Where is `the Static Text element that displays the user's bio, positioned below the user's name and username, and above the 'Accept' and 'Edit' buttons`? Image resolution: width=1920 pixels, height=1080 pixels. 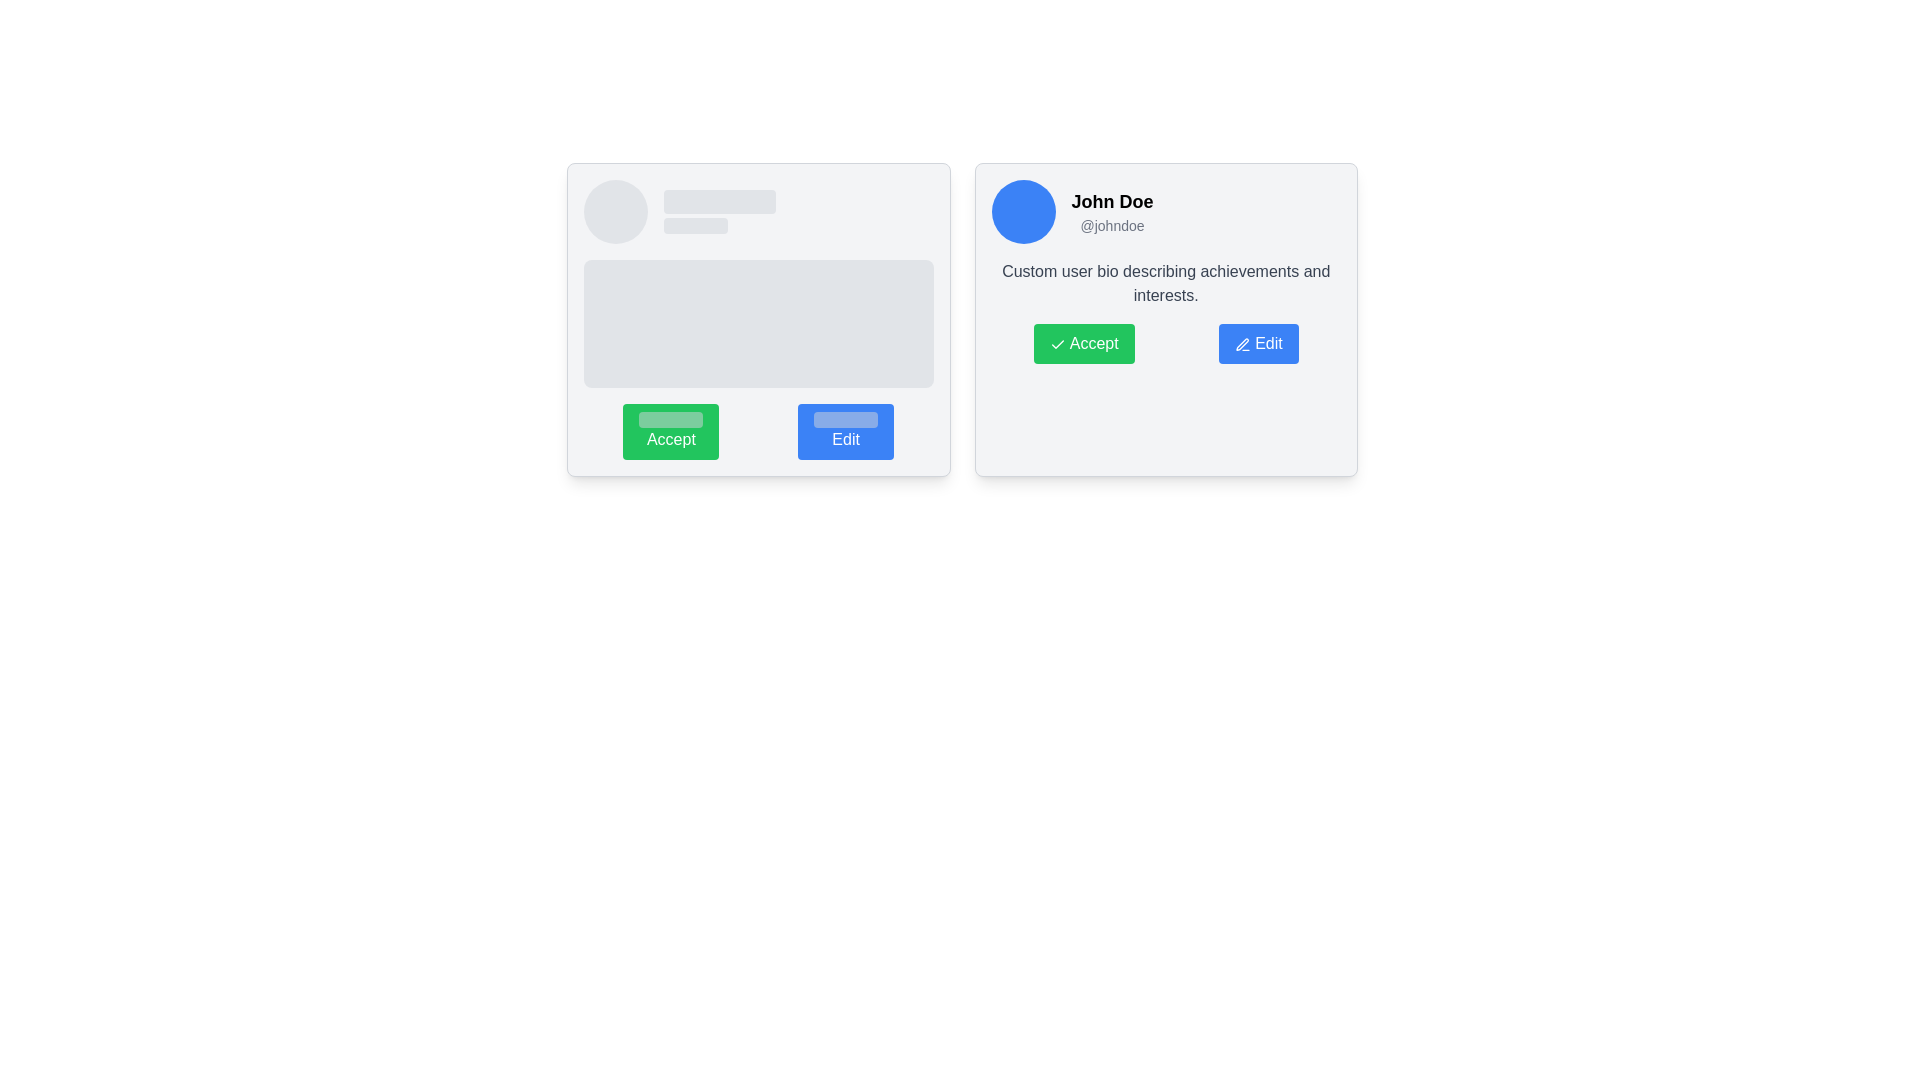
the Static Text element that displays the user's bio, positioned below the user's name and username, and above the 'Accept' and 'Edit' buttons is located at coordinates (1166, 284).